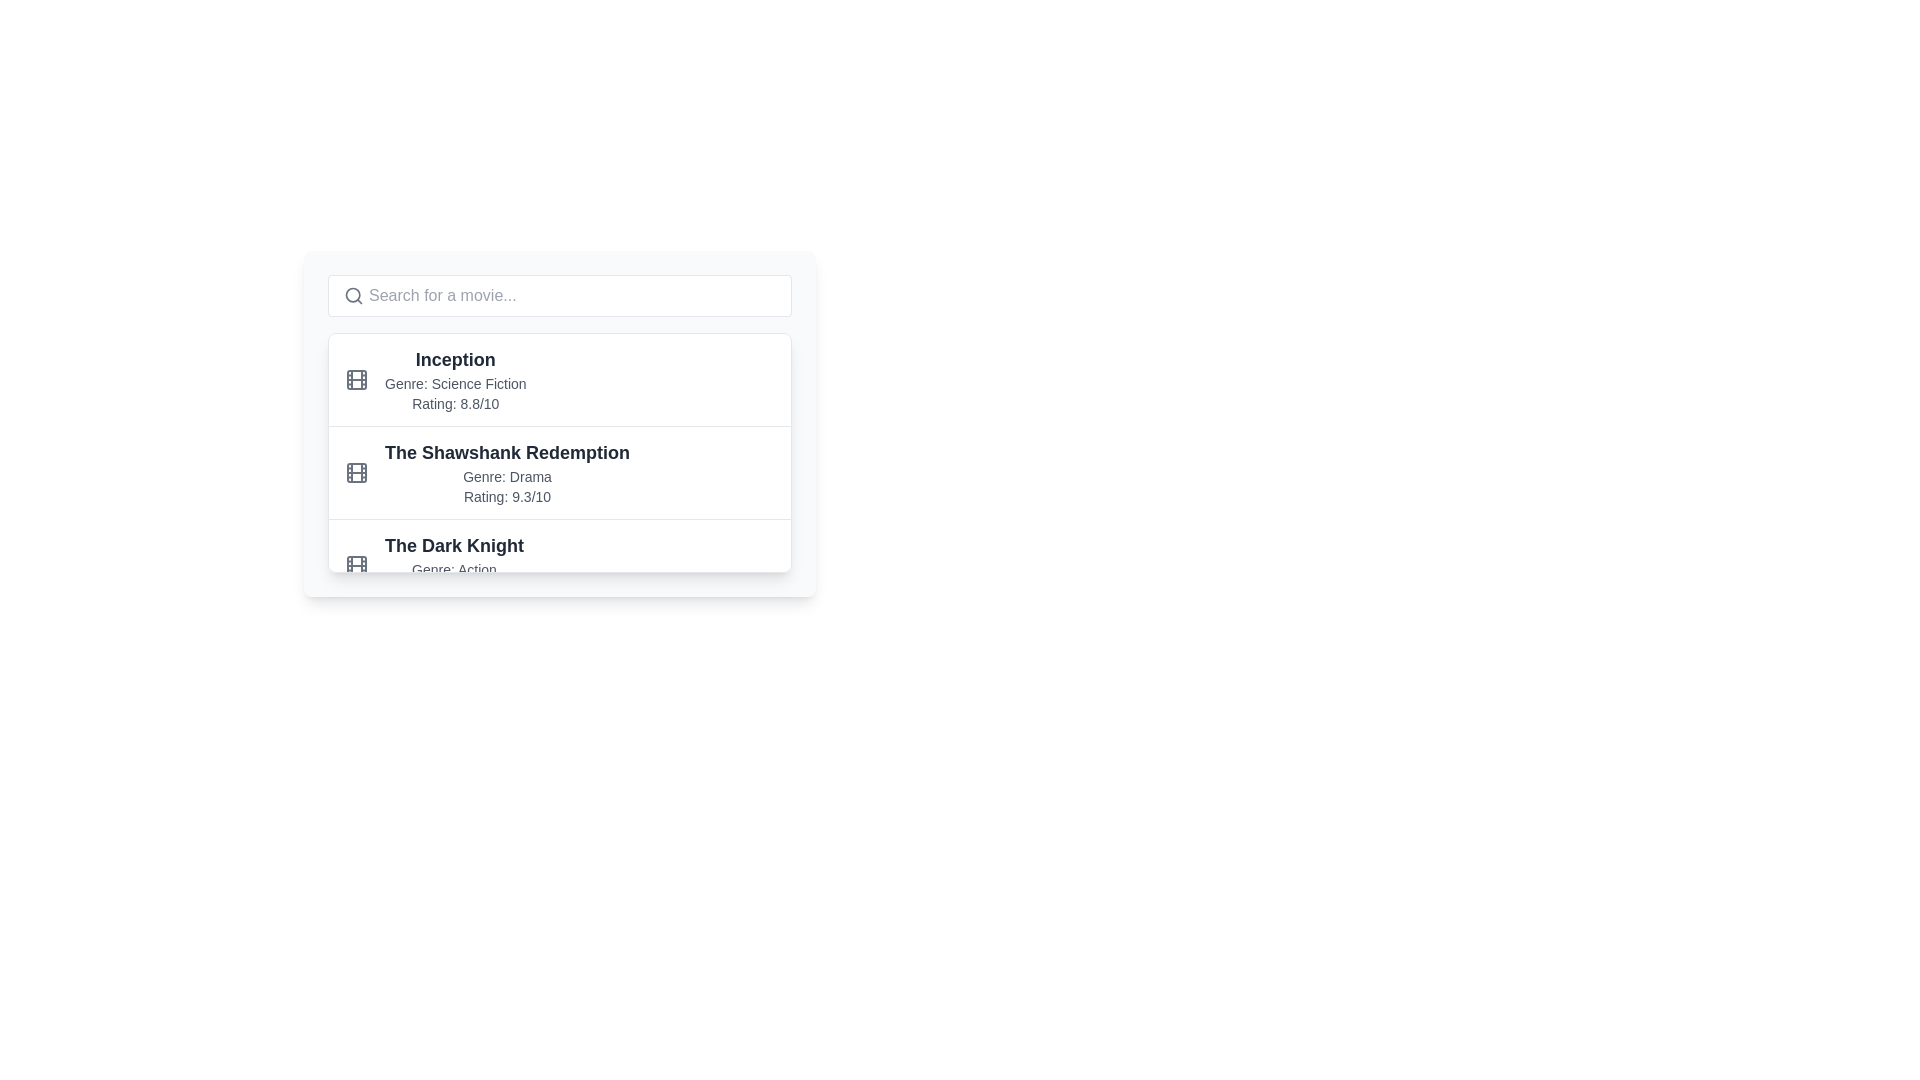  What do you see at coordinates (454, 380) in the screenshot?
I see `the informational text block displaying the title 'Inception' and its details for additional information` at bounding box center [454, 380].